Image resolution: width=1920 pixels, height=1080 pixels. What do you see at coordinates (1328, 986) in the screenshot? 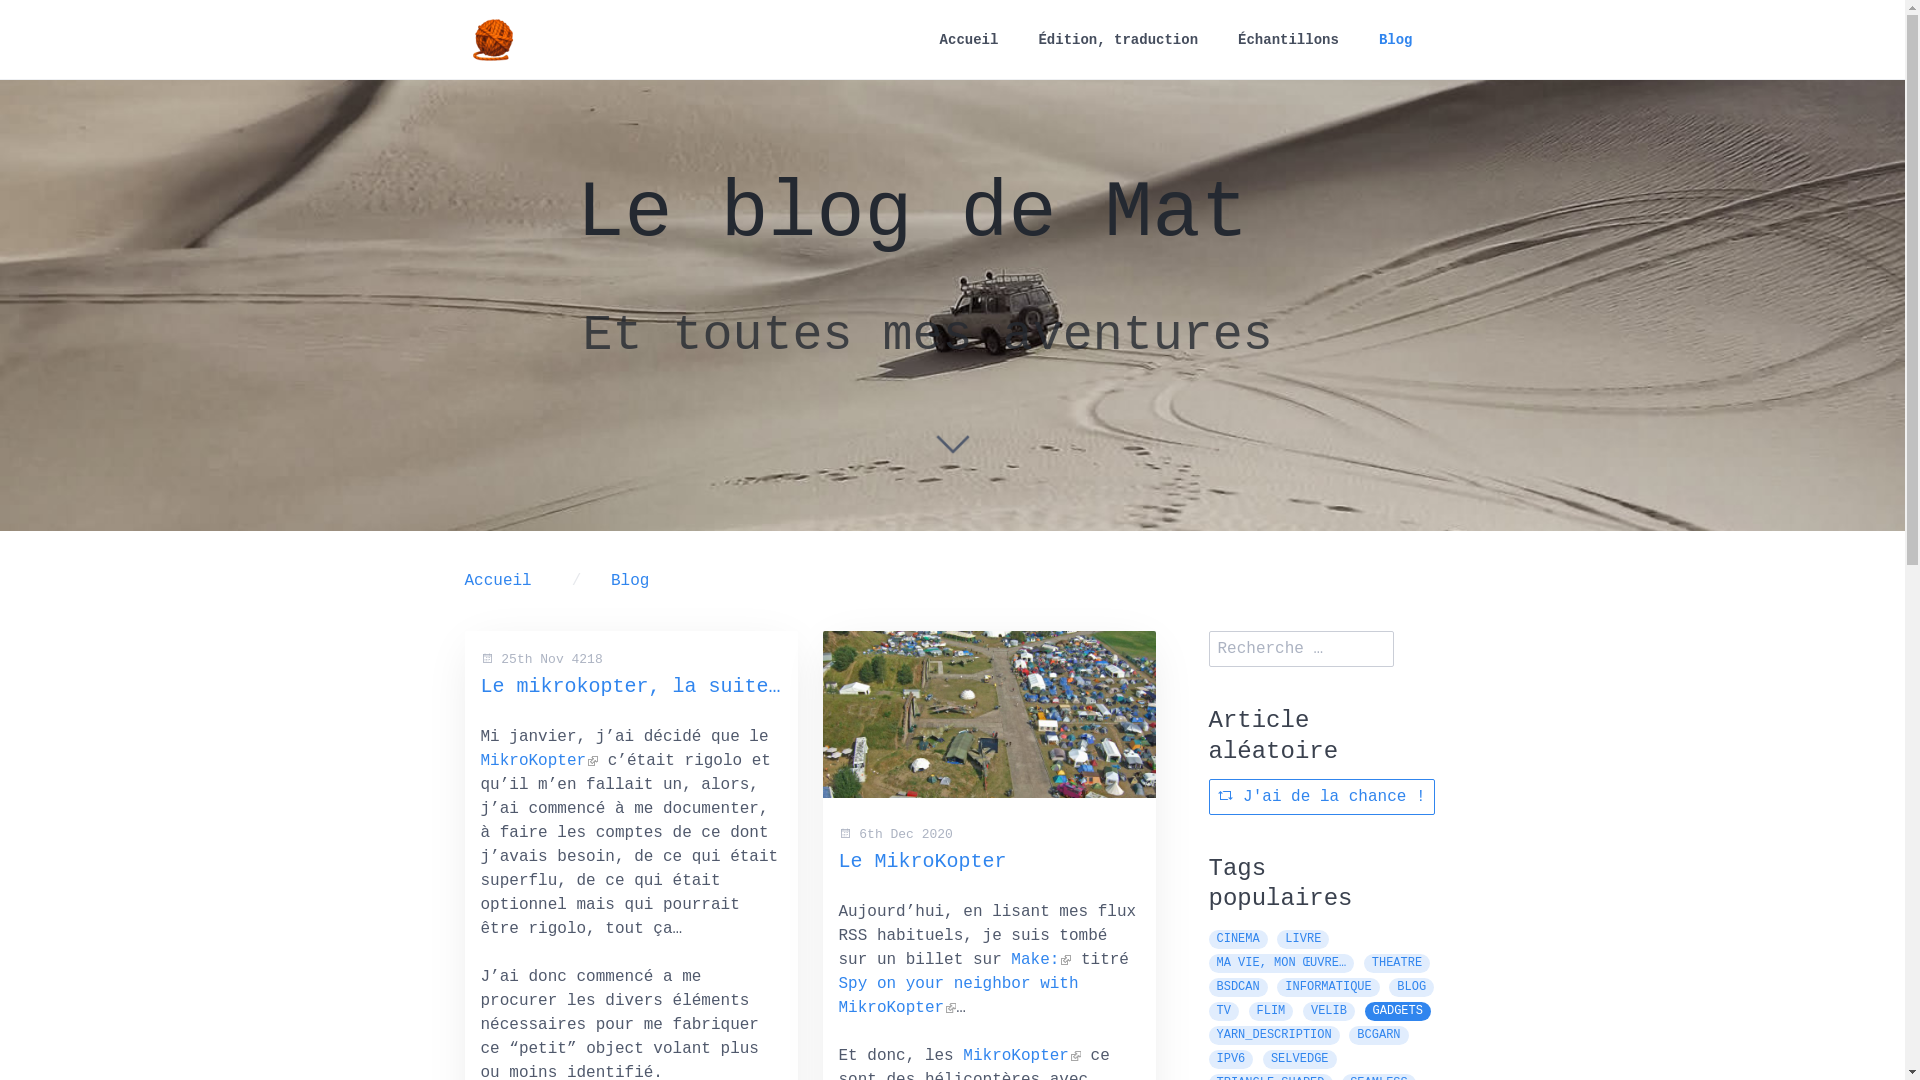
I see `'INFORMATIQUE'` at bounding box center [1328, 986].